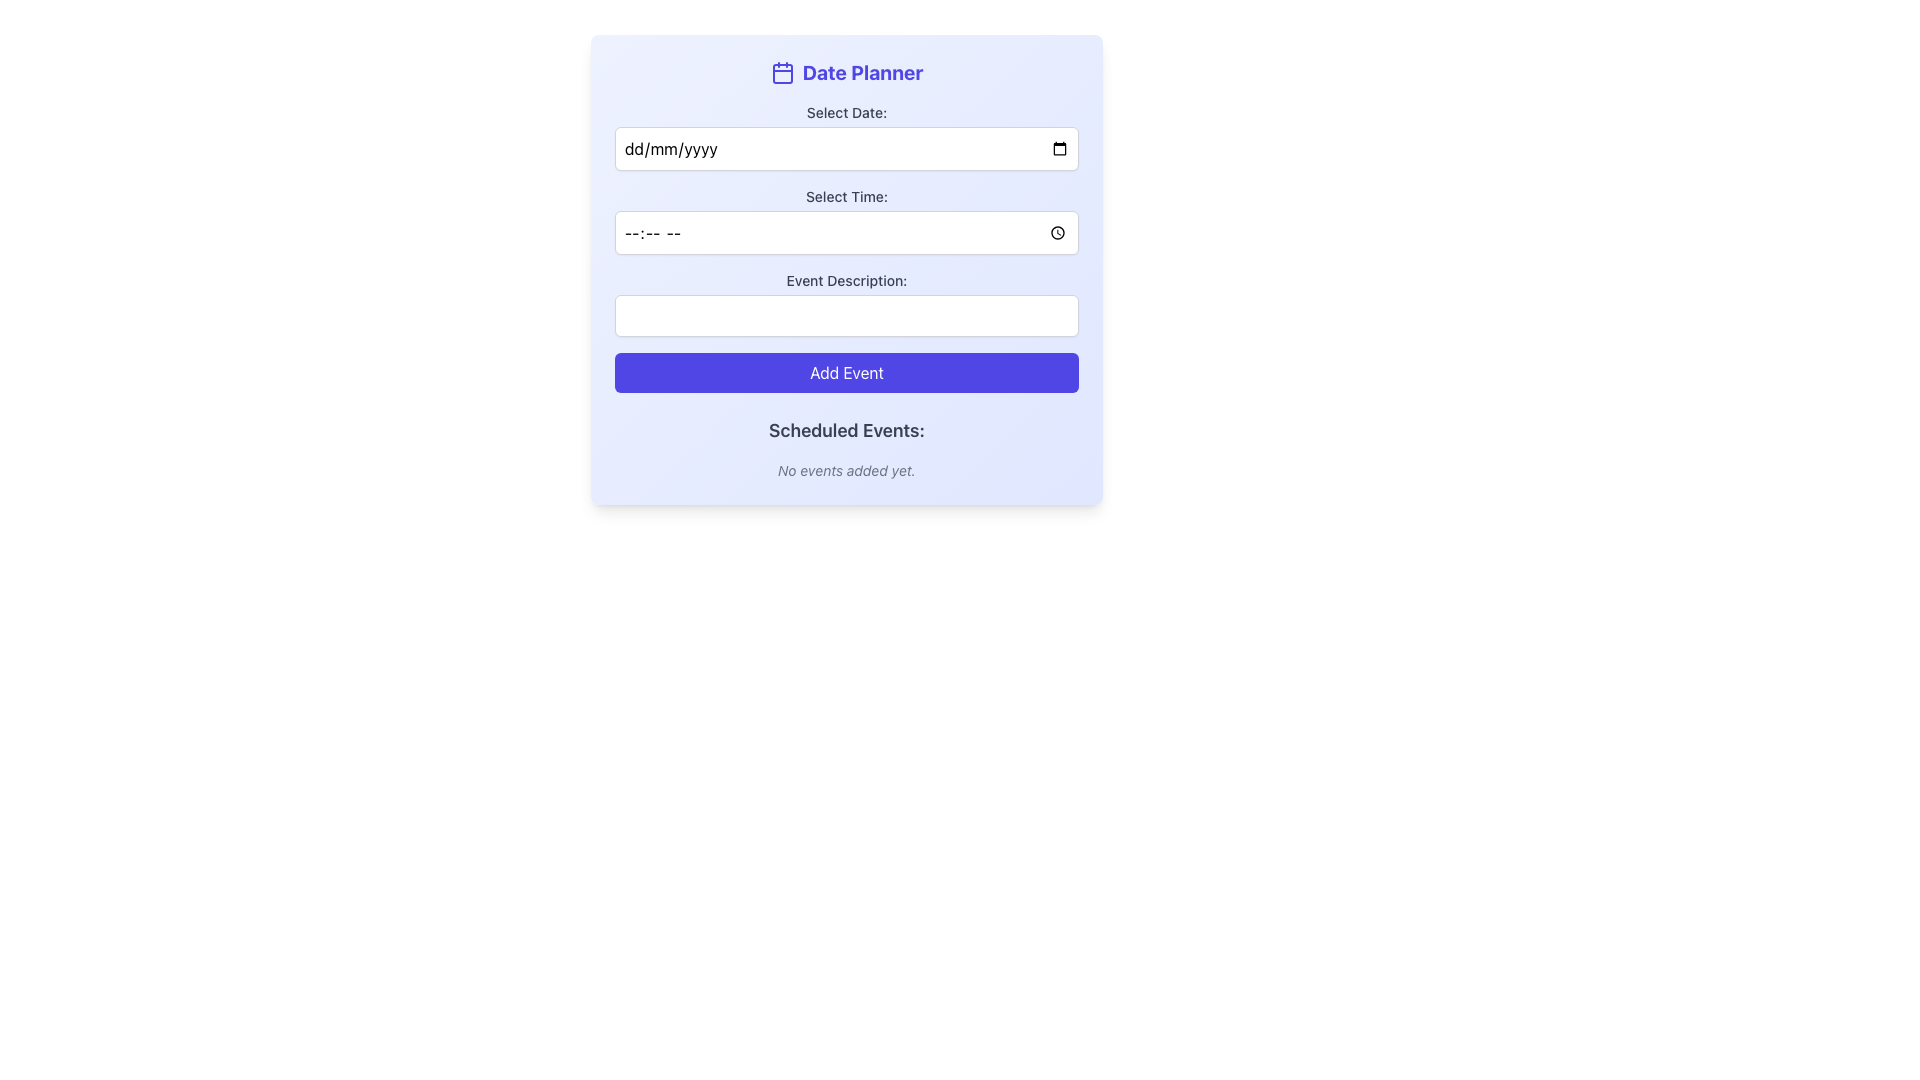 The image size is (1920, 1080). What do you see at coordinates (846, 72) in the screenshot?
I see `the 'Date Planner' Text Header with Icon, which serves as a title for the section and is located at the top of the page, above the 'Select Date:' section` at bounding box center [846, 72].